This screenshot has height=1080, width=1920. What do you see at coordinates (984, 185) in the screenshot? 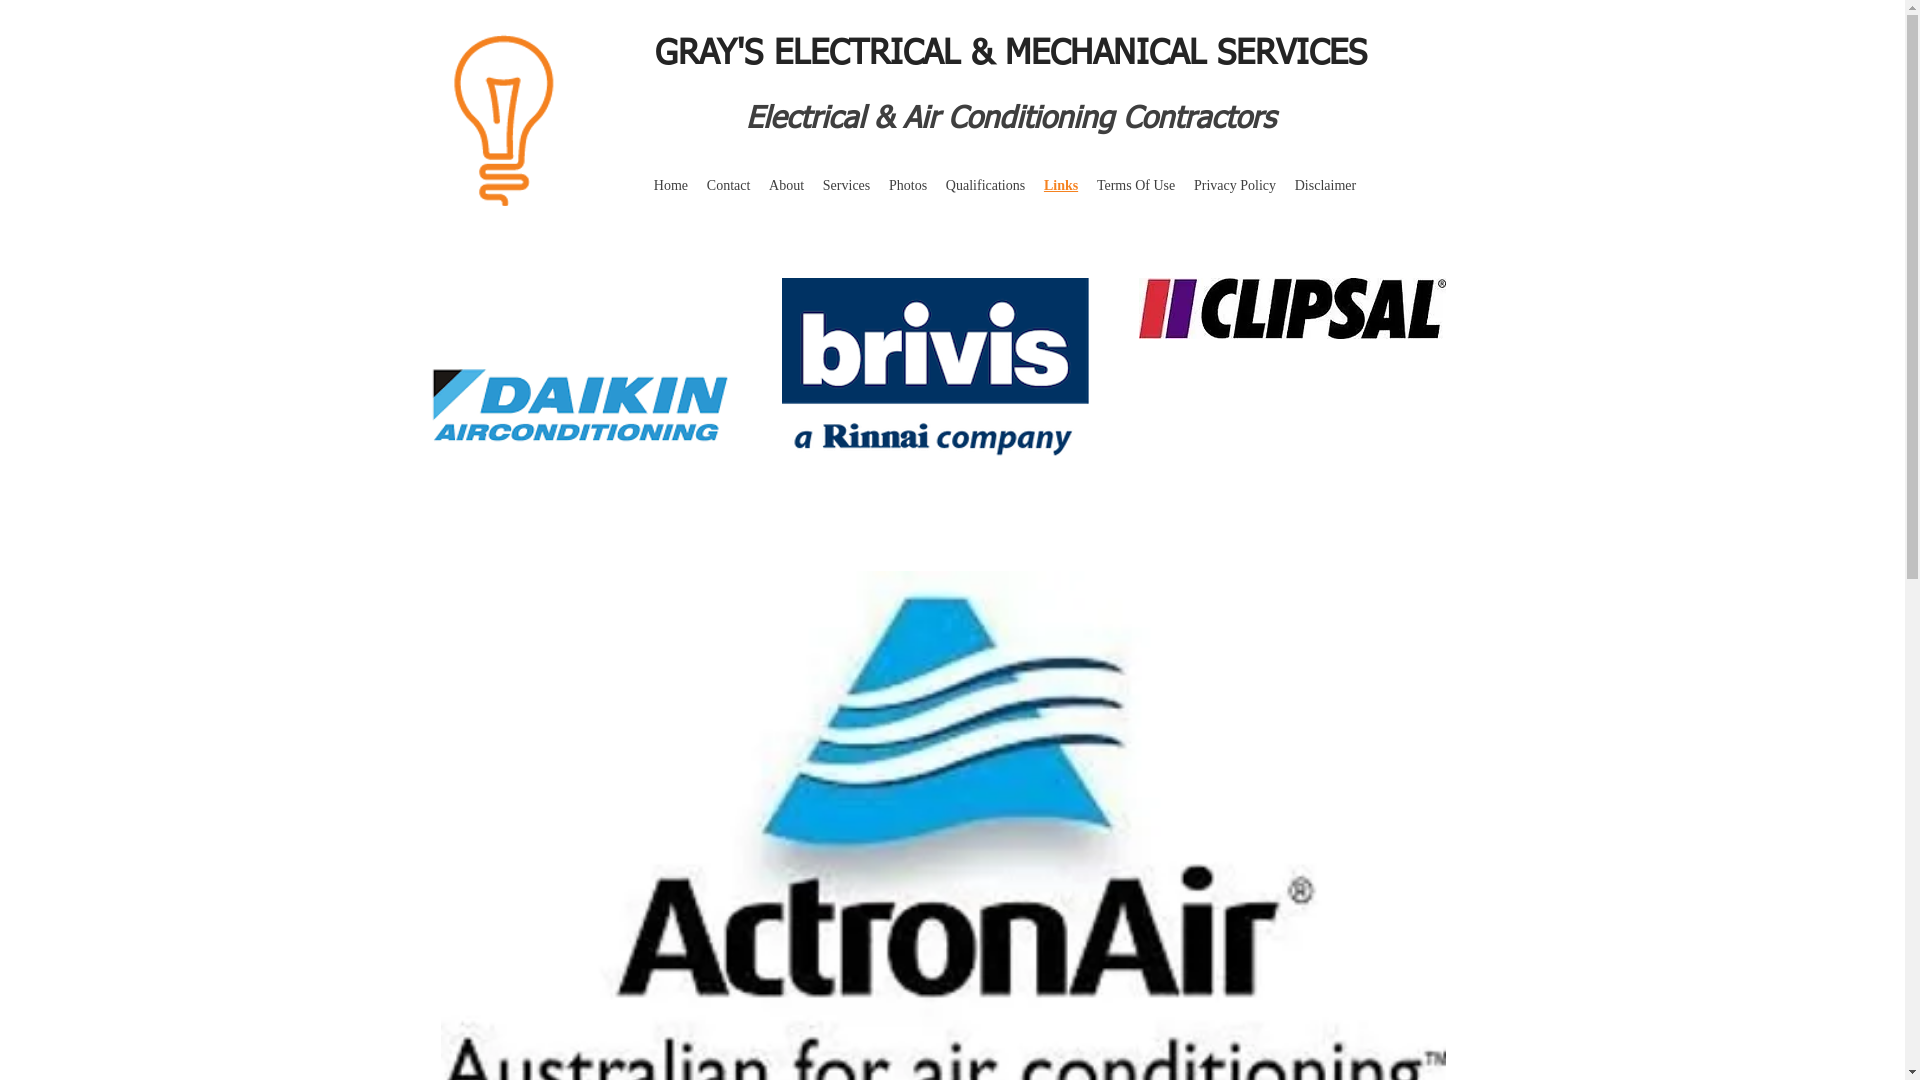
I see `'Qualifications'` at bounding box center [984, 185].